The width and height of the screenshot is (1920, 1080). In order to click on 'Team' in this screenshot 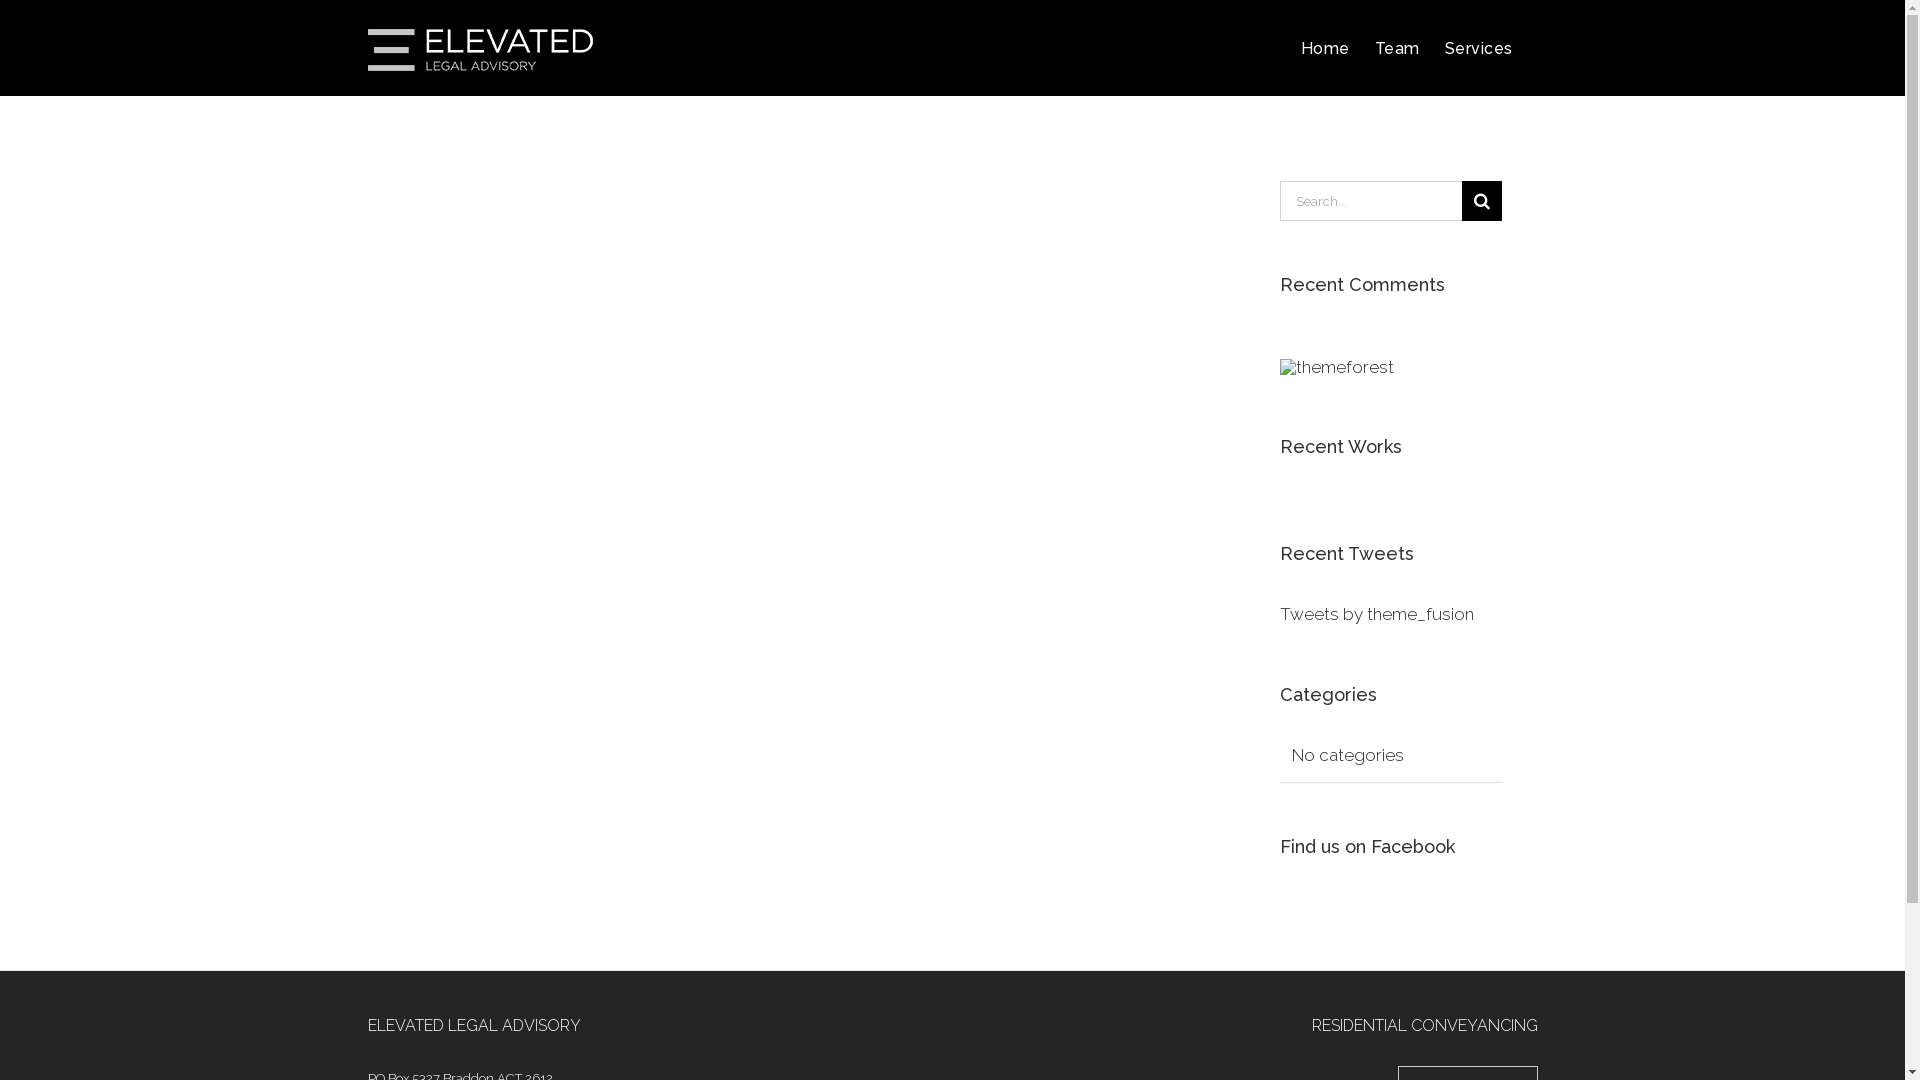, I will do `click(1395, 46)`.